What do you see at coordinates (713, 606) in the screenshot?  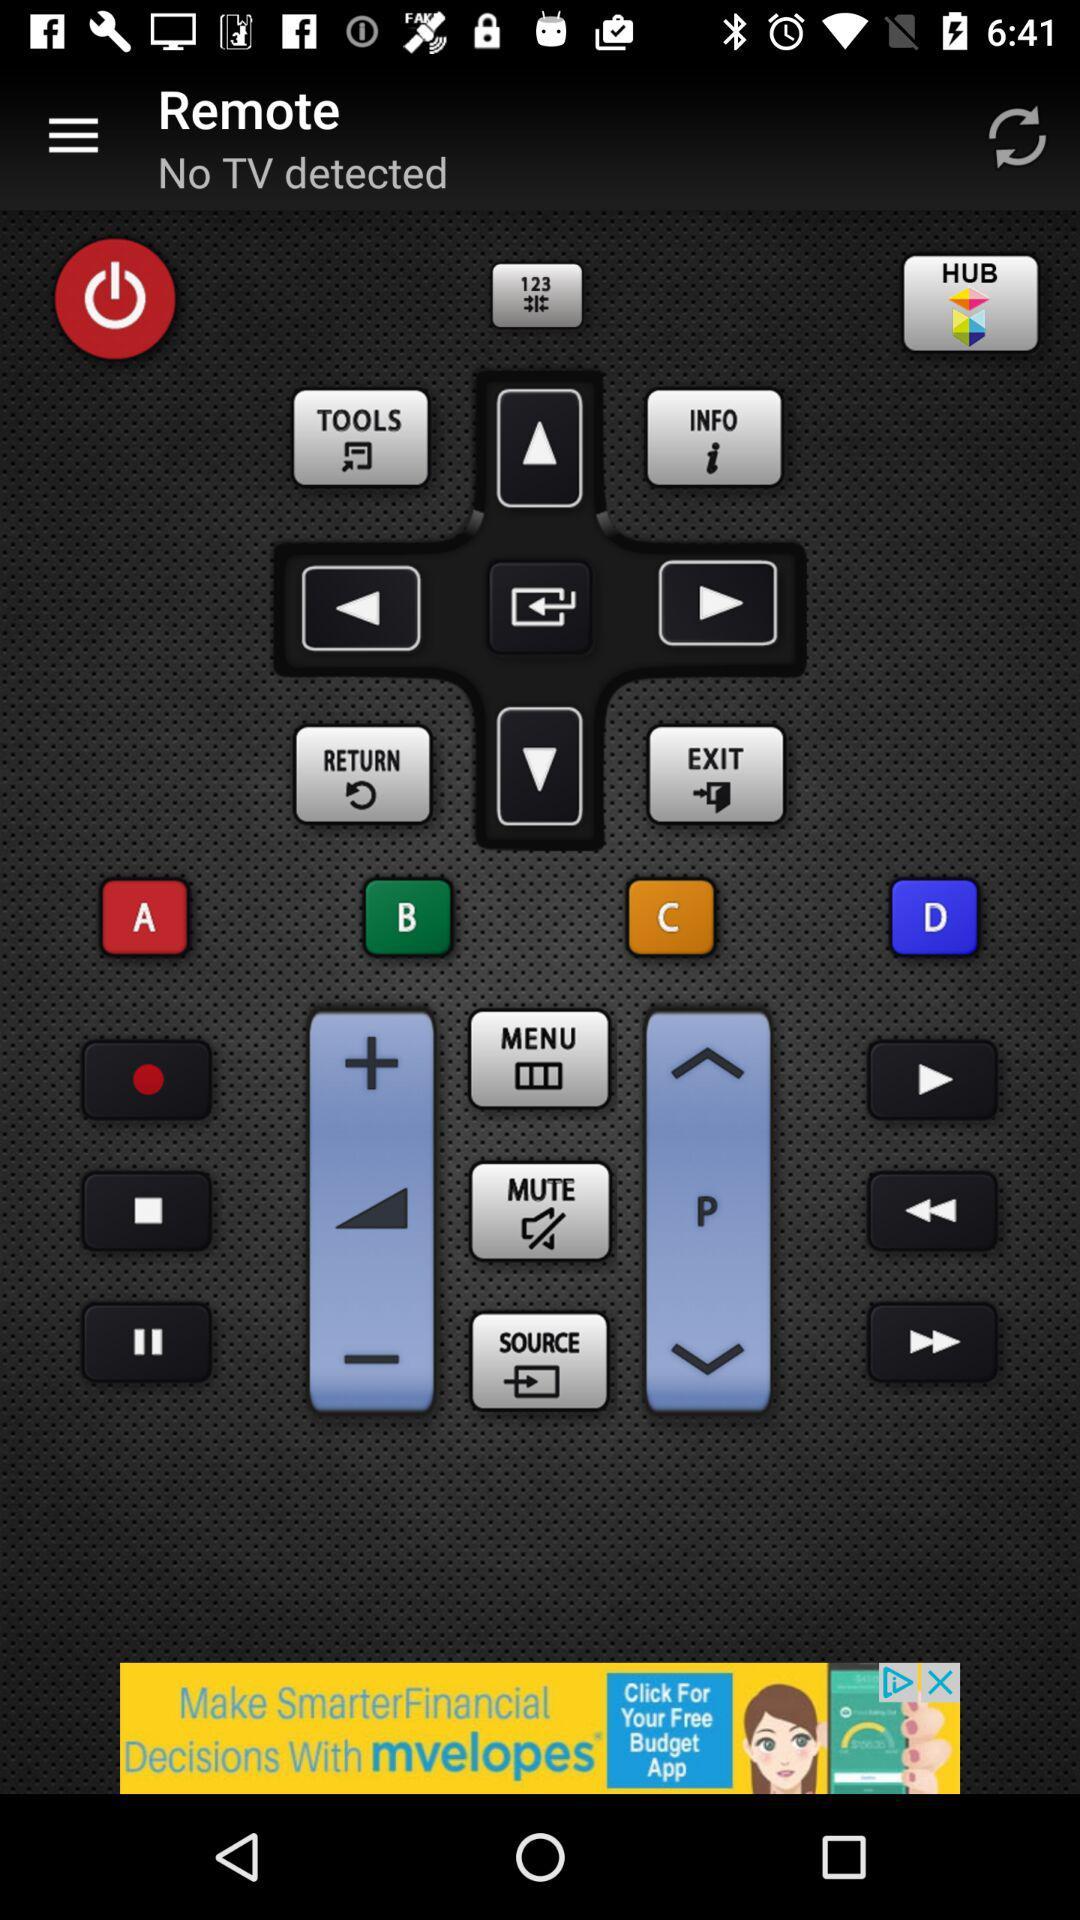 I see `next` at bounding box center [713, 606].